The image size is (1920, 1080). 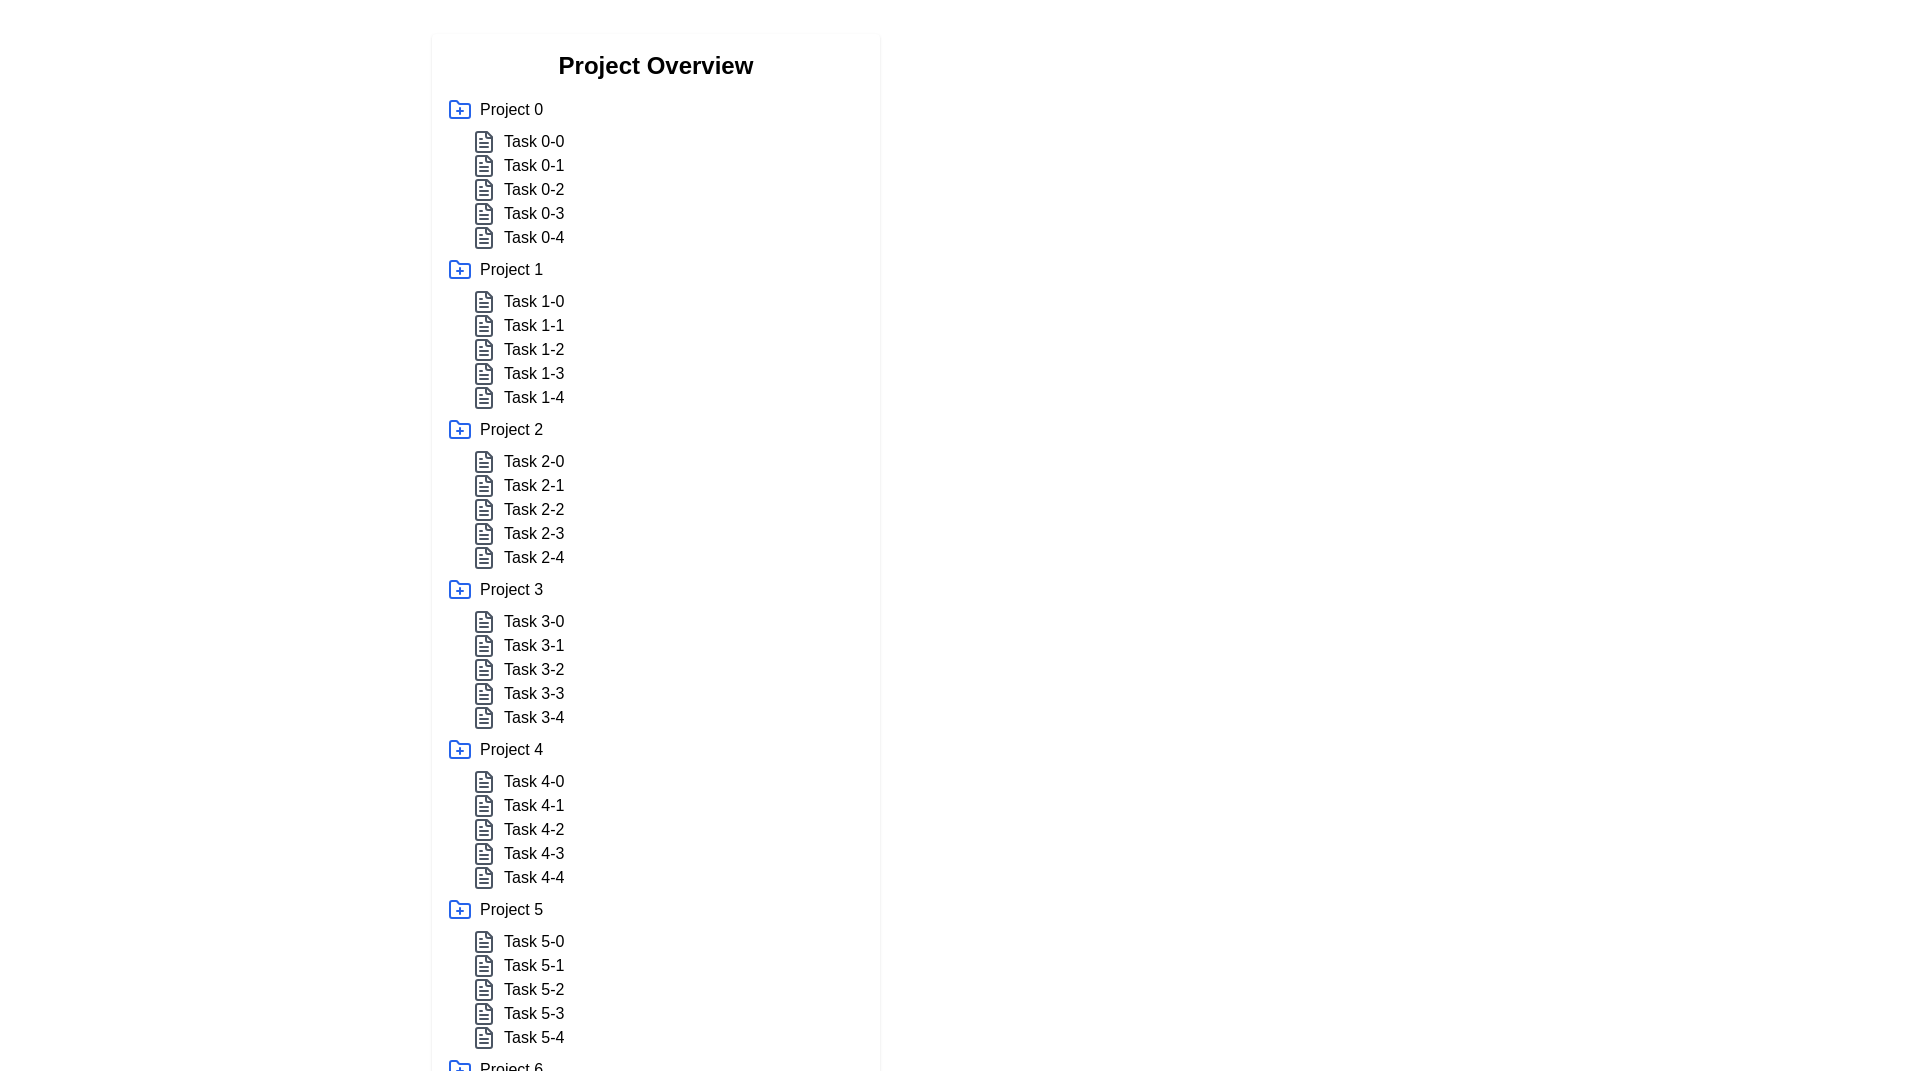 What do you see at coordinates (459, 110) in the screenshot?
I see `the icon button located at the leftmost side of the line containing 'Project 0'` at bounding box center [459, 110].